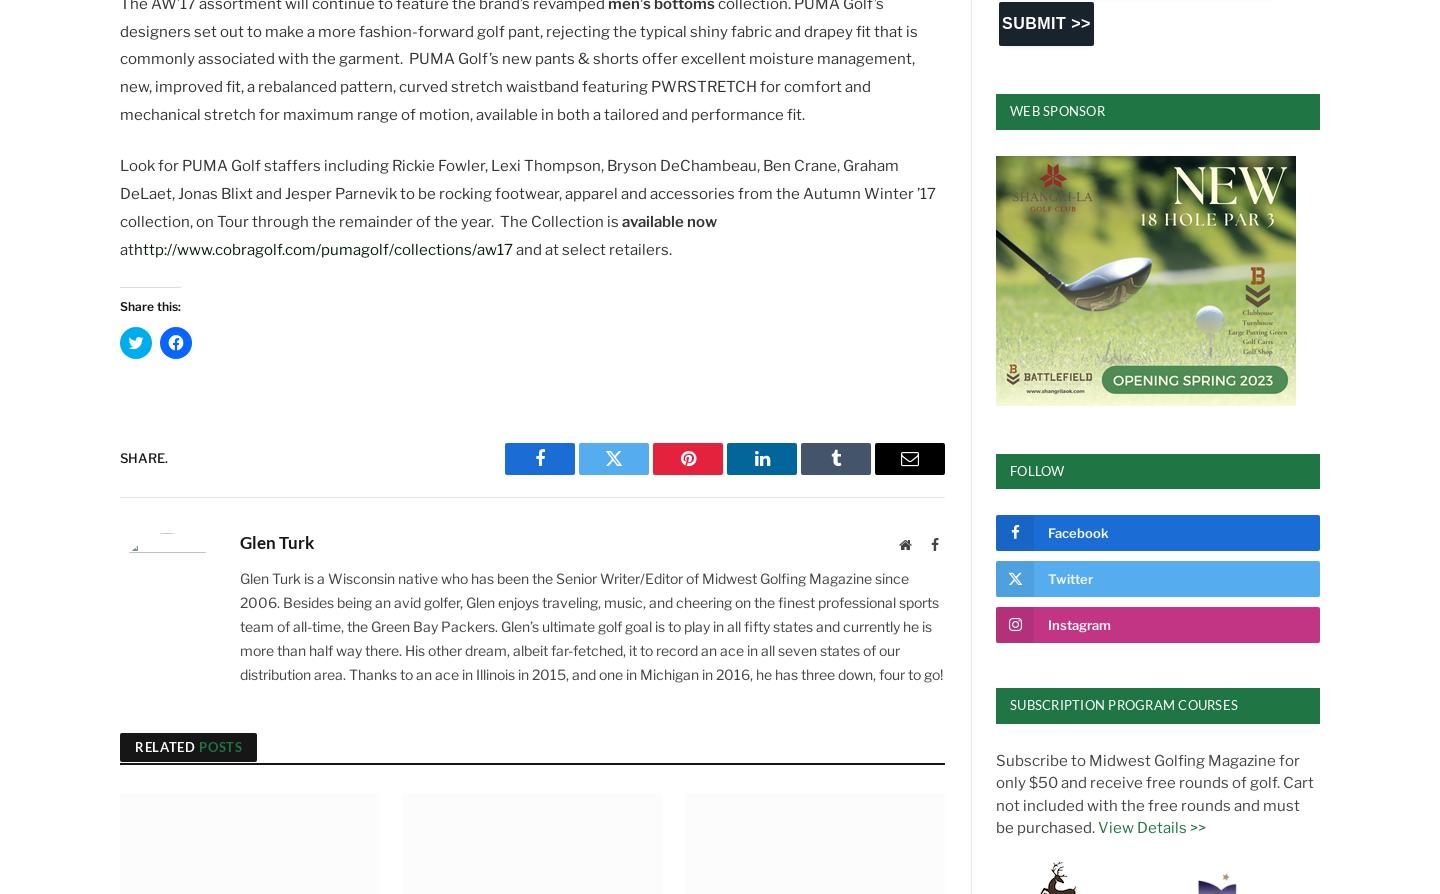  What do you see at coordinates (323, 247) in the screenshot?
I see `'http://www.cobragolf.com/pumagolf/collections/aw17'` at bounding box center [323, 247].